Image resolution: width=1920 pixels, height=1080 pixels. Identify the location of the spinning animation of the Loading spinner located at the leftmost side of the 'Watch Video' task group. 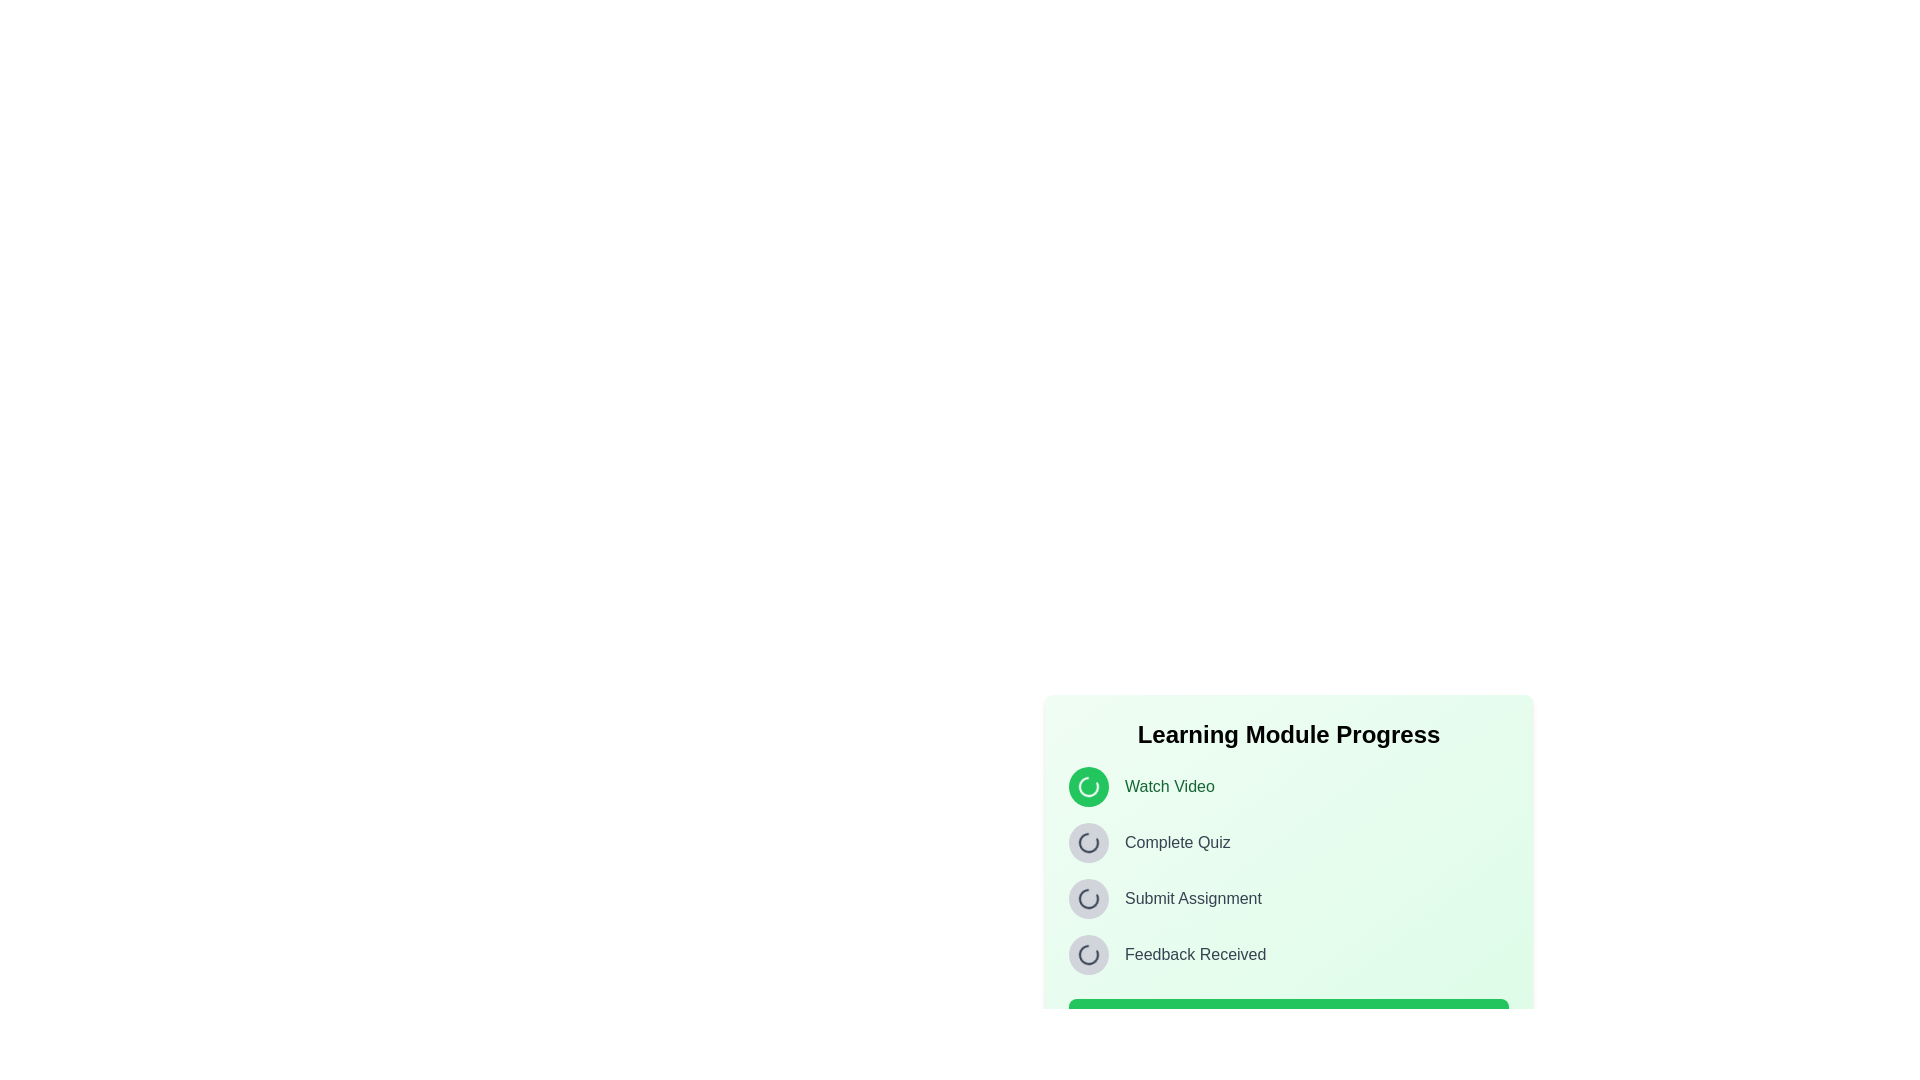
(1088, 785).